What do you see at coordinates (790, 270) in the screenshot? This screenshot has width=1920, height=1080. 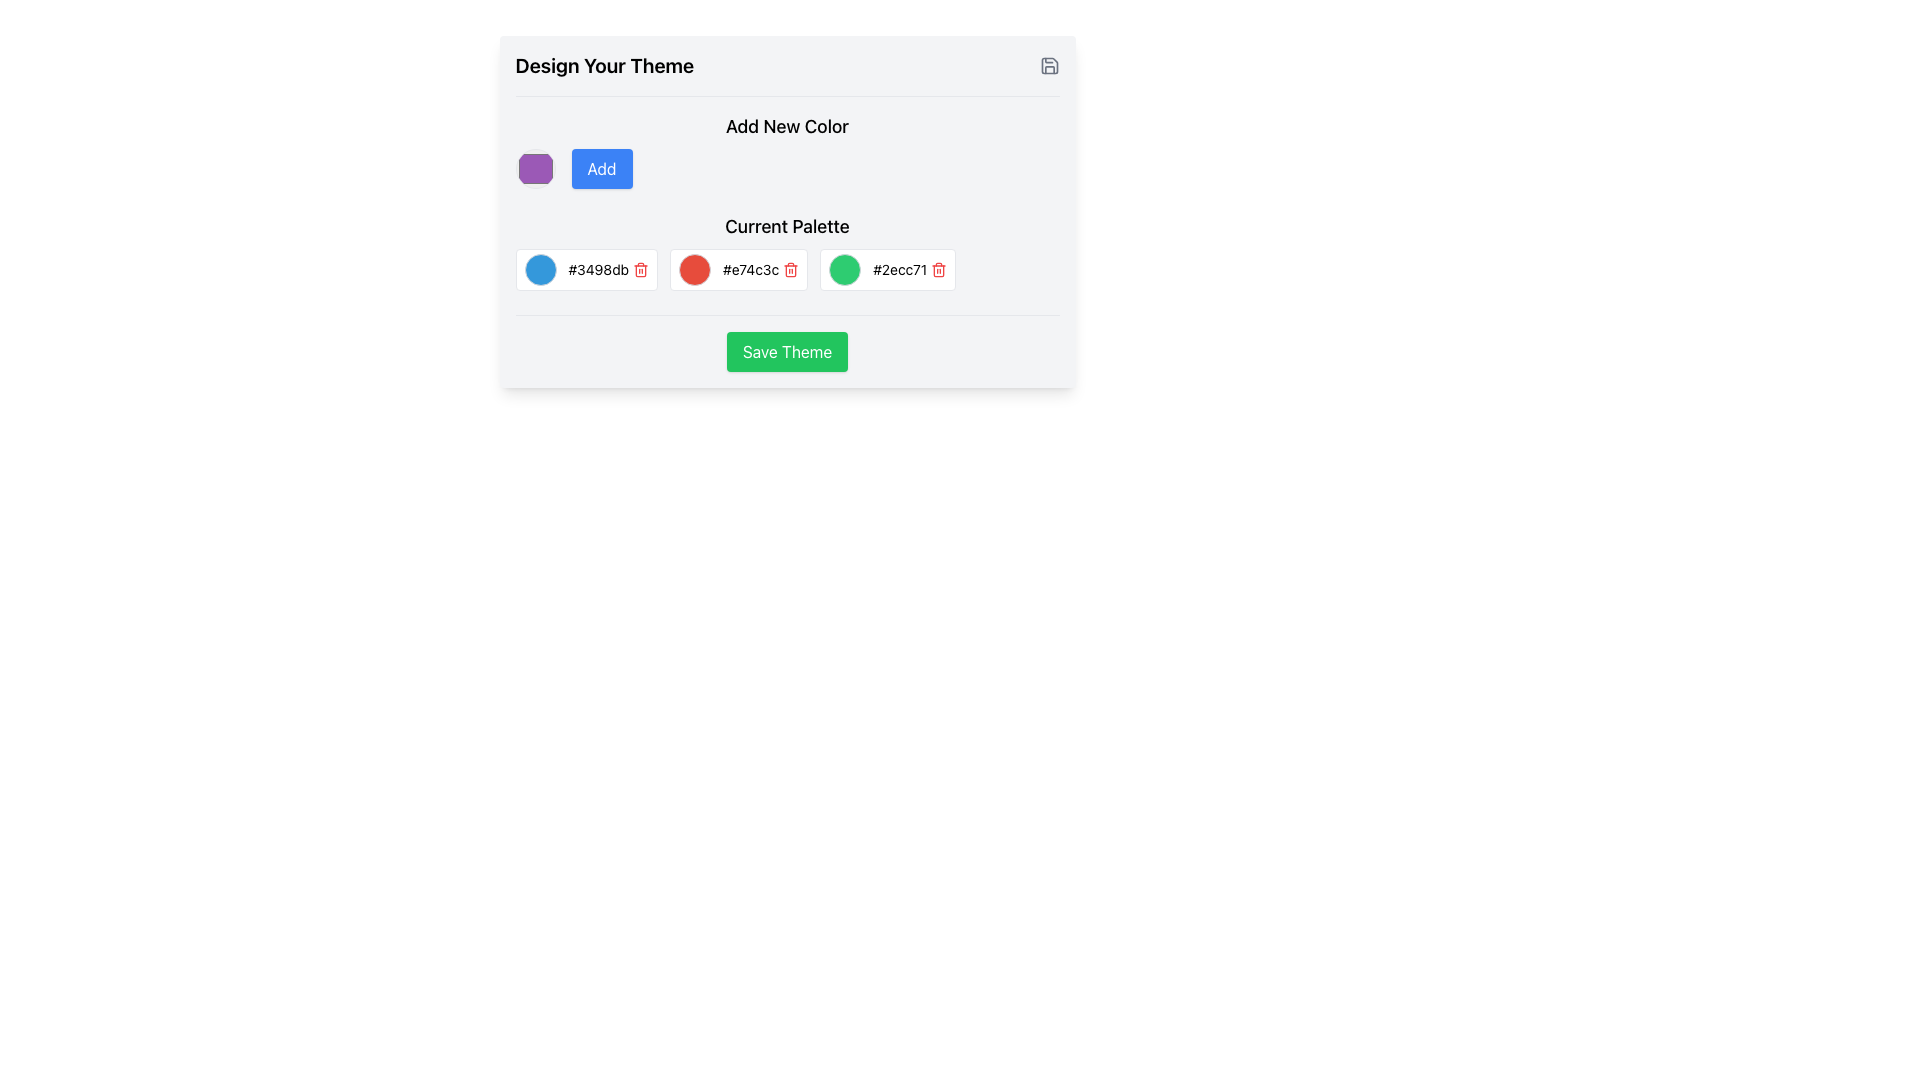 I see `the delete button located to the right of the color representation and hex code '#e74c3c' in the second entry of the 'Current Palette' section` at bounding box center [790, 270].